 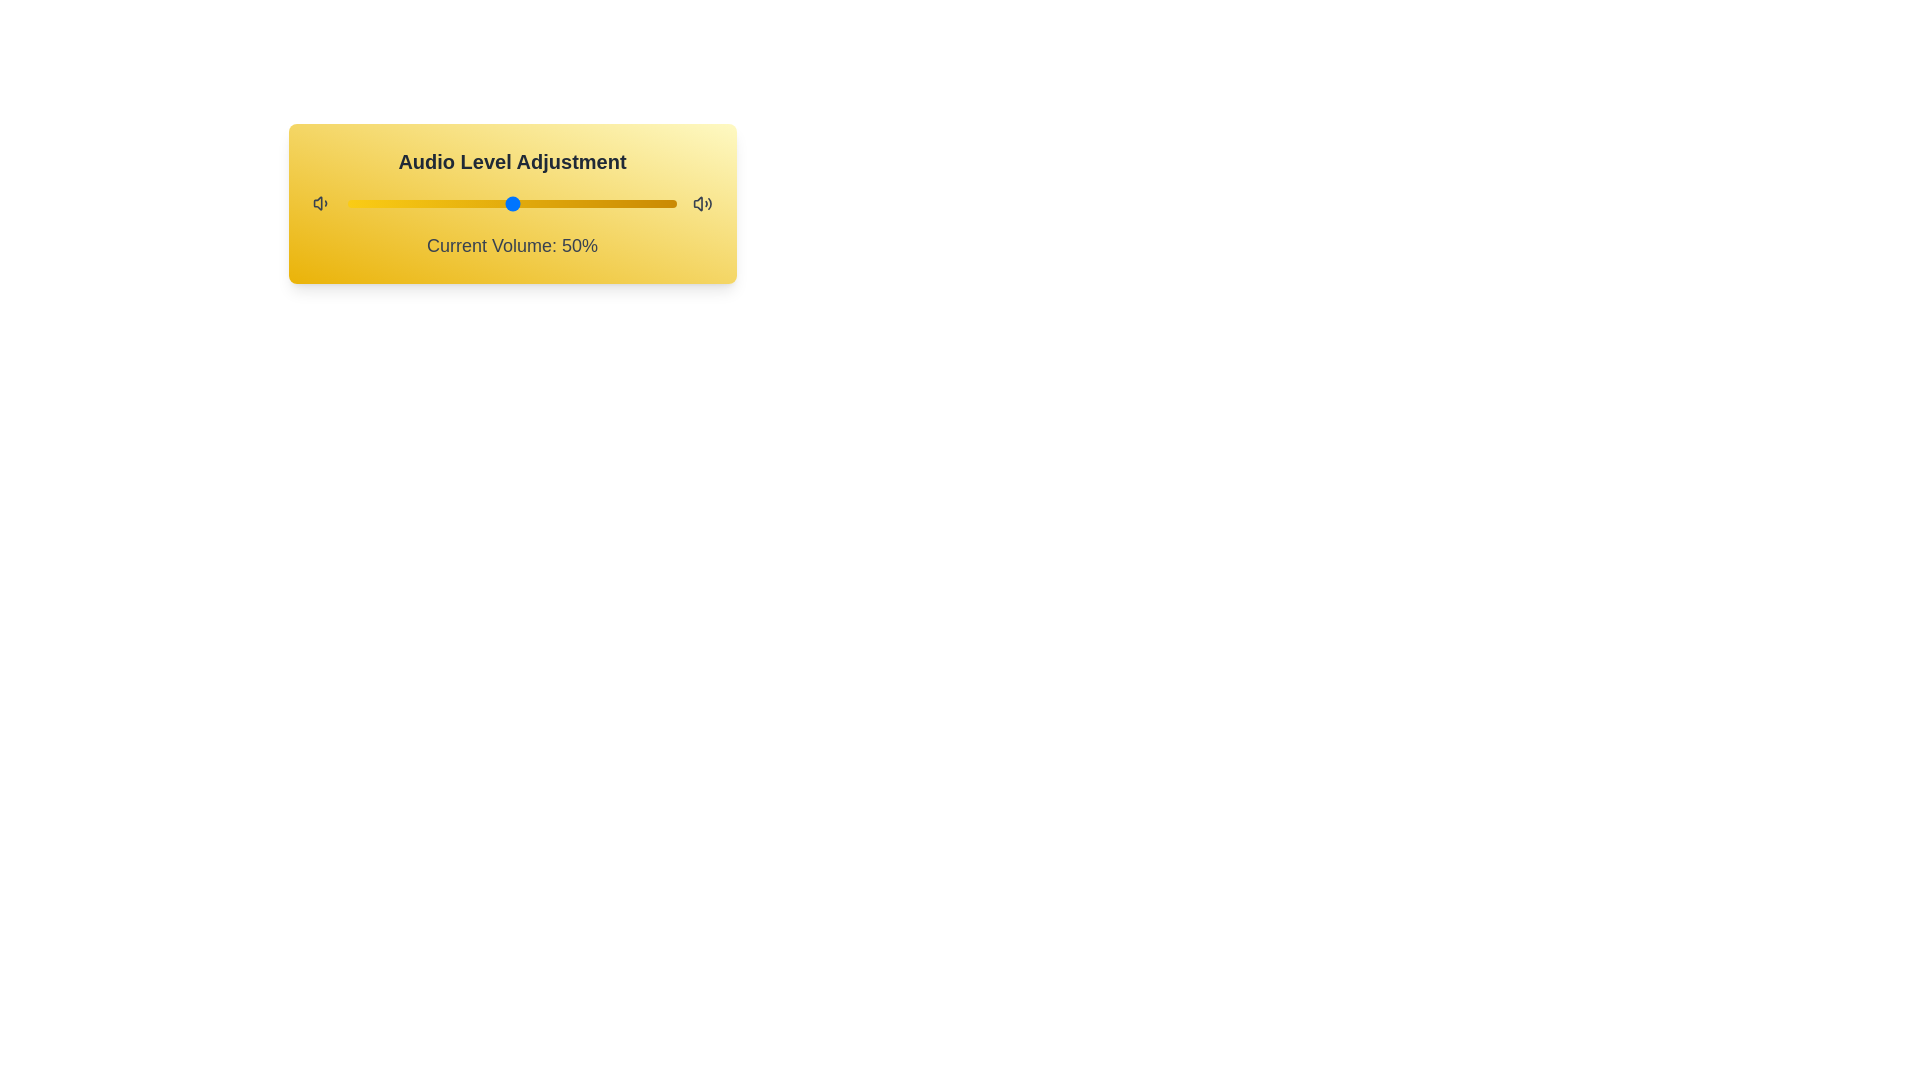 What do you see at coordinates (548, 204) in the screenshot?
I see `the volume level` at bounding box center [548, 204].